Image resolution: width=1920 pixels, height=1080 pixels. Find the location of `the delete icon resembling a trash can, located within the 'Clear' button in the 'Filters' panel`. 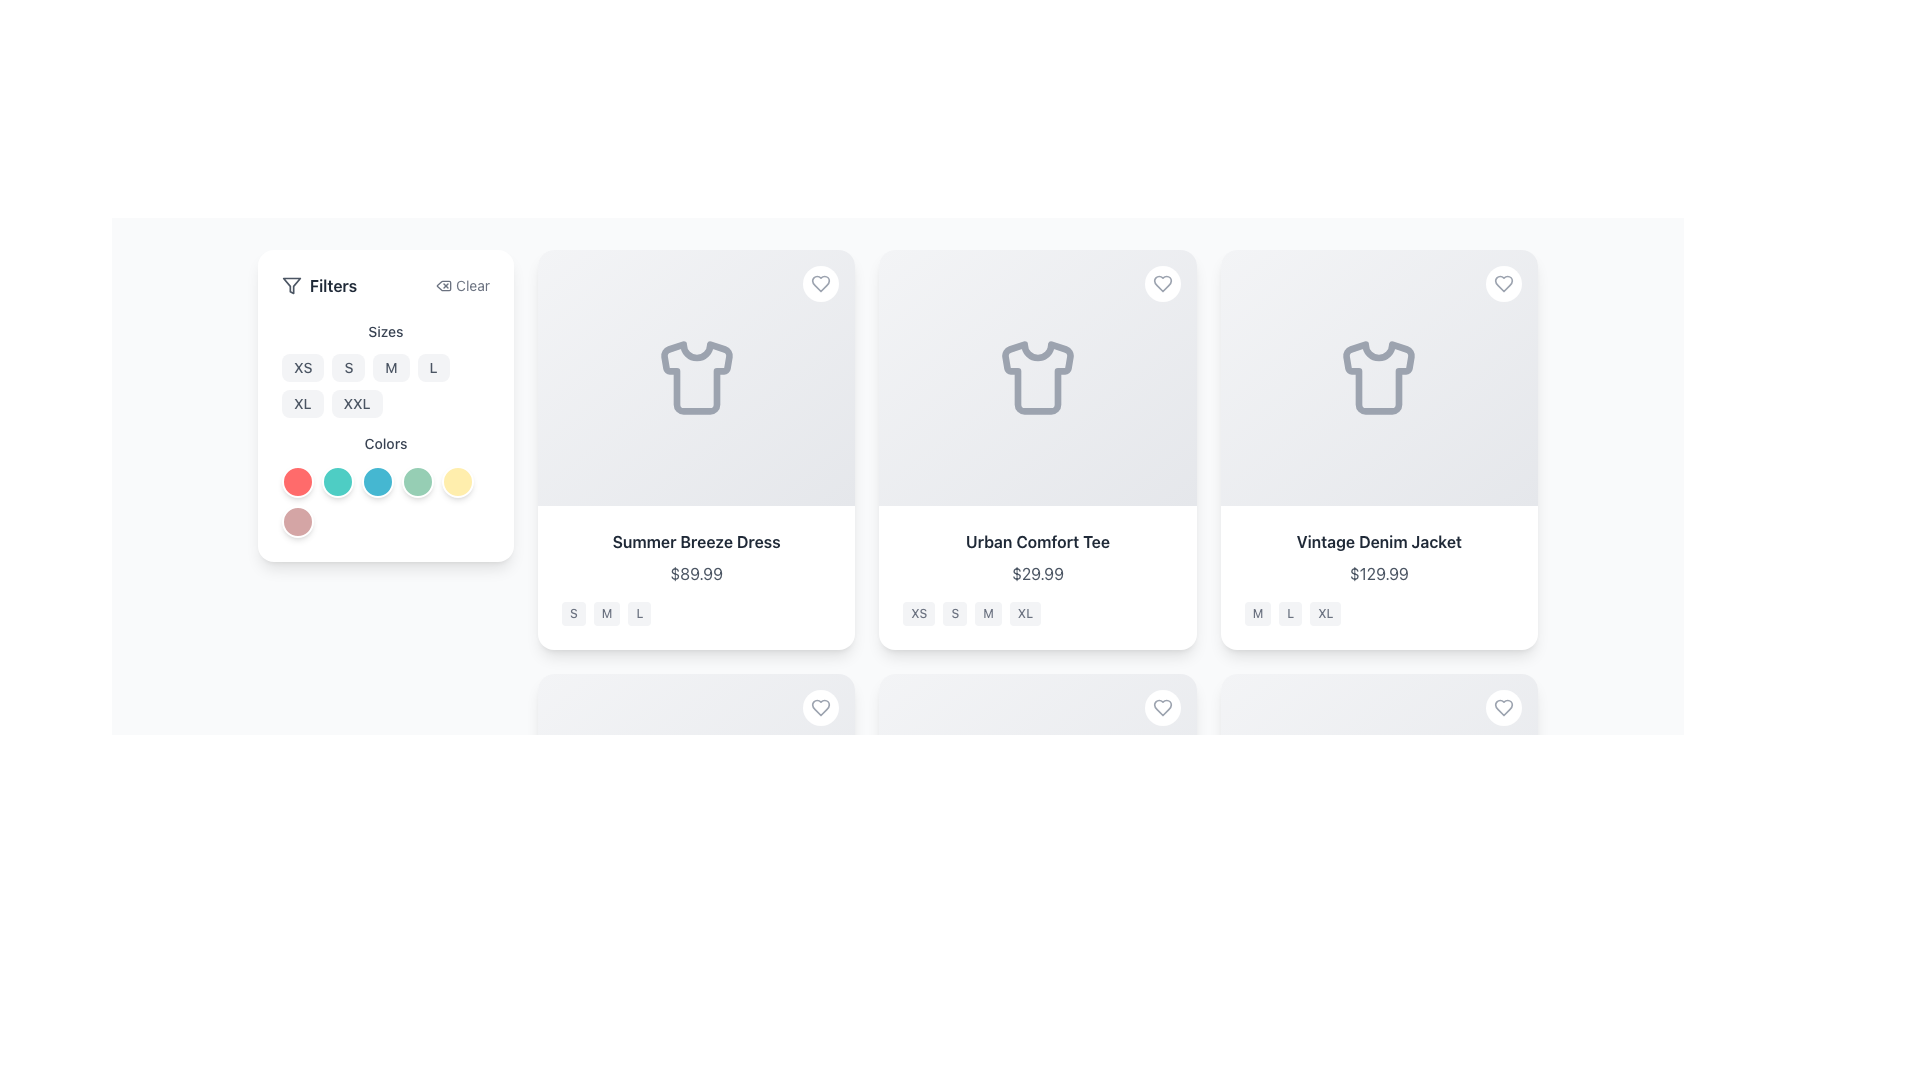

the delete icon resembling a trash can, located within the 'Clear' button in the 'Filters' panel is located at coordinates (443, 285).